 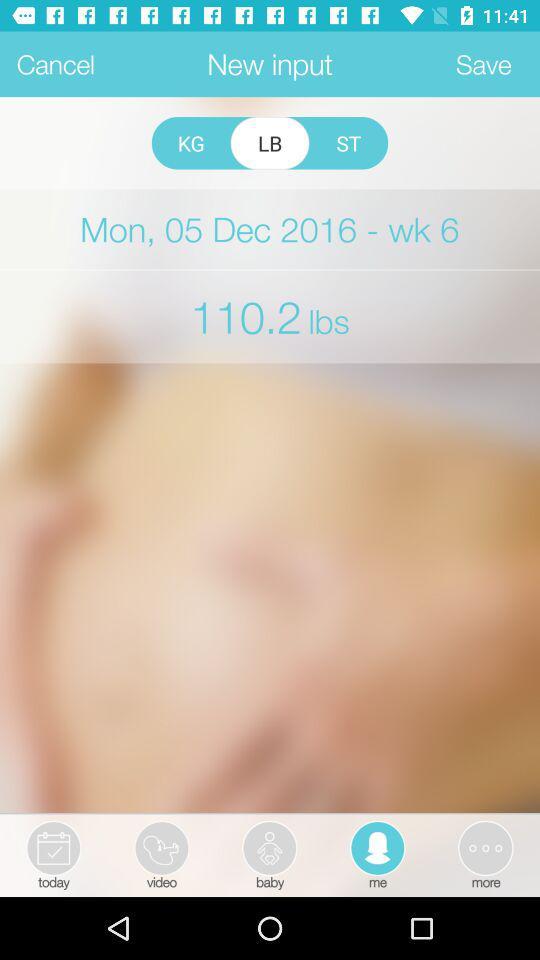 I want to click on st icon, so click(x=347, y=142).